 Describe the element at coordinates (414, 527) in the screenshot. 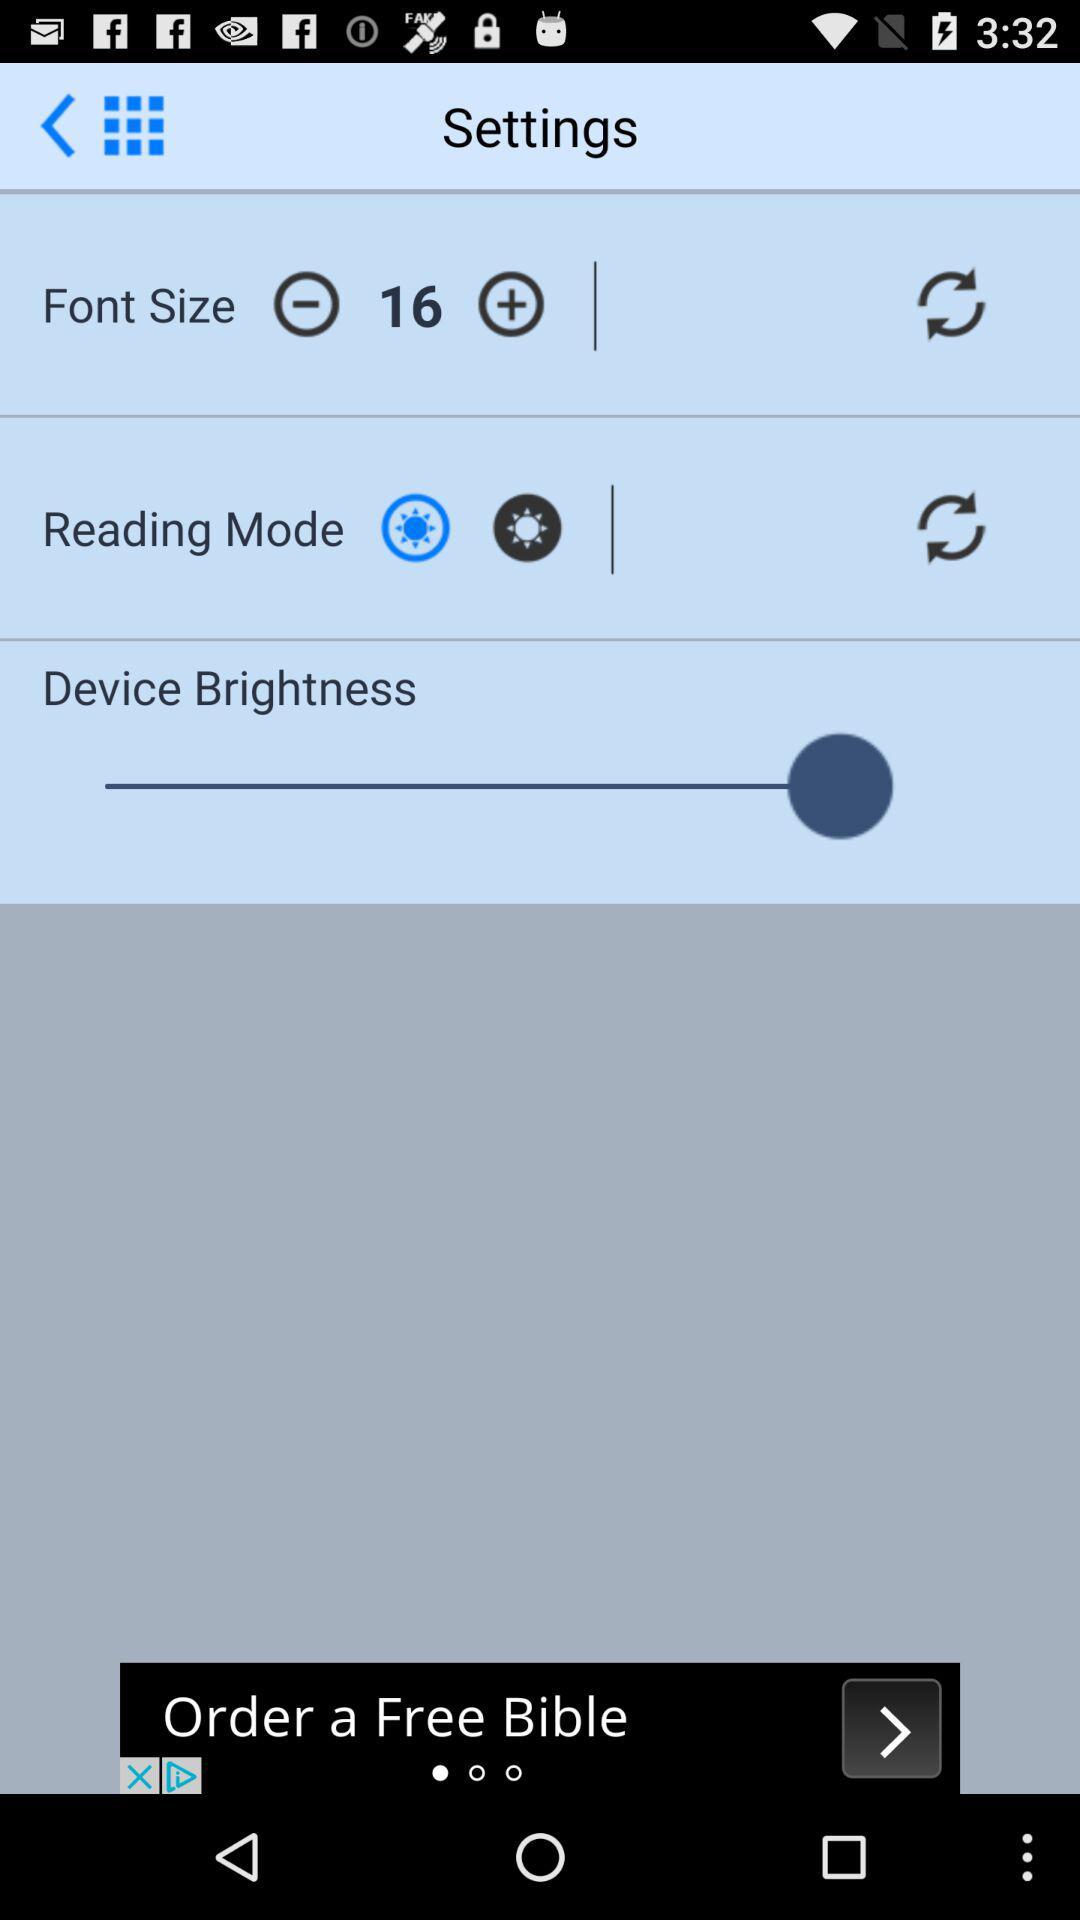

I see `click button` at that location.